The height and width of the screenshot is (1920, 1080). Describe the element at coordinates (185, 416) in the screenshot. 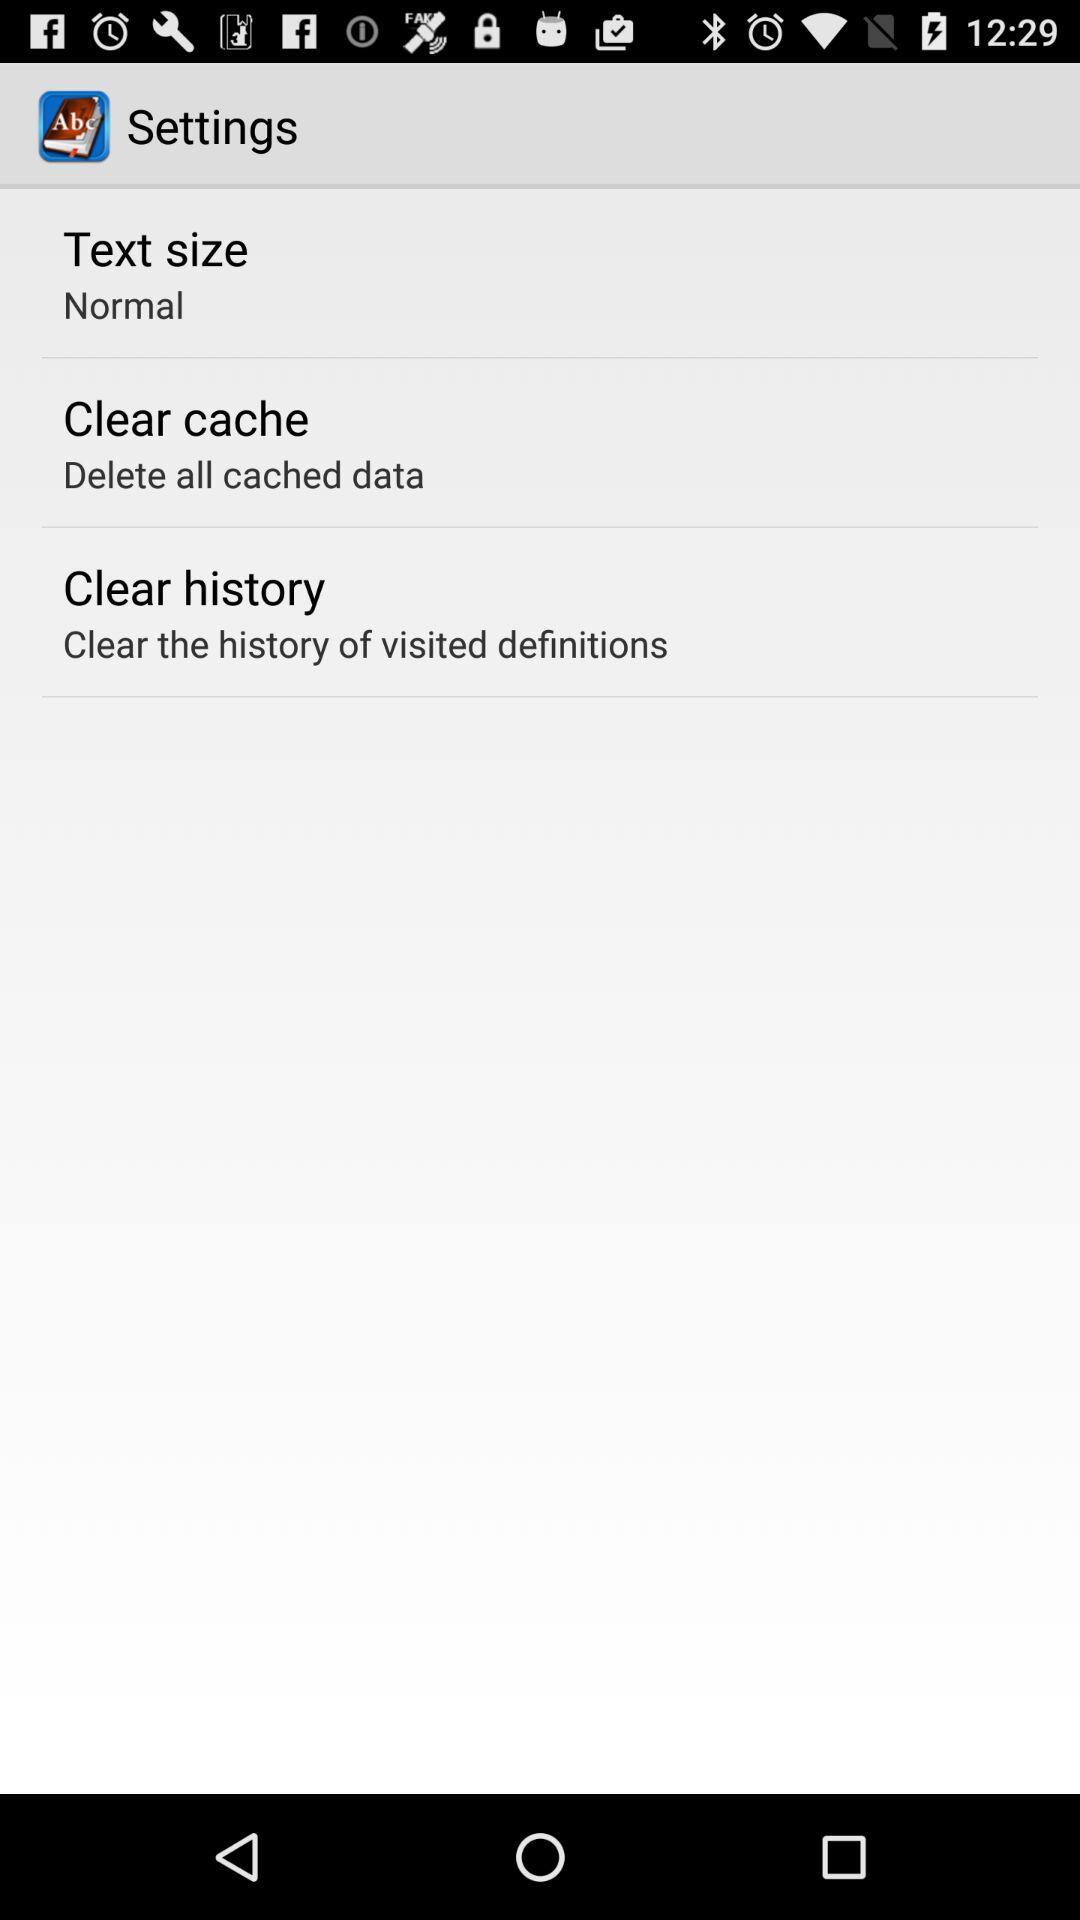

I see `the icon below the normal icon` at that location.